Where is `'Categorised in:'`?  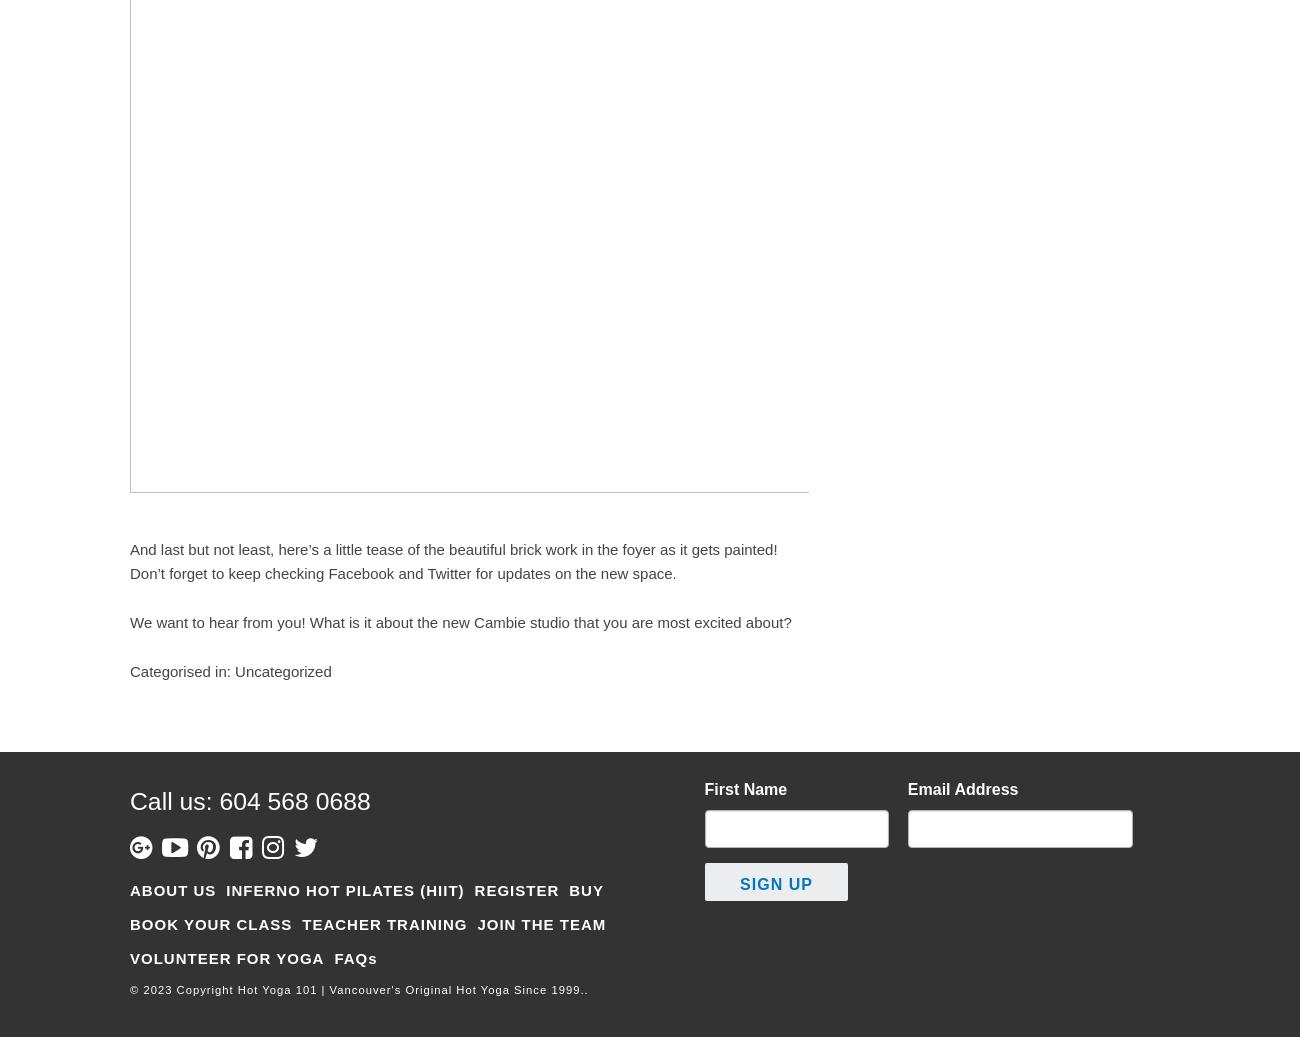 'Categorised in:' is located at coordinates (129, 671).